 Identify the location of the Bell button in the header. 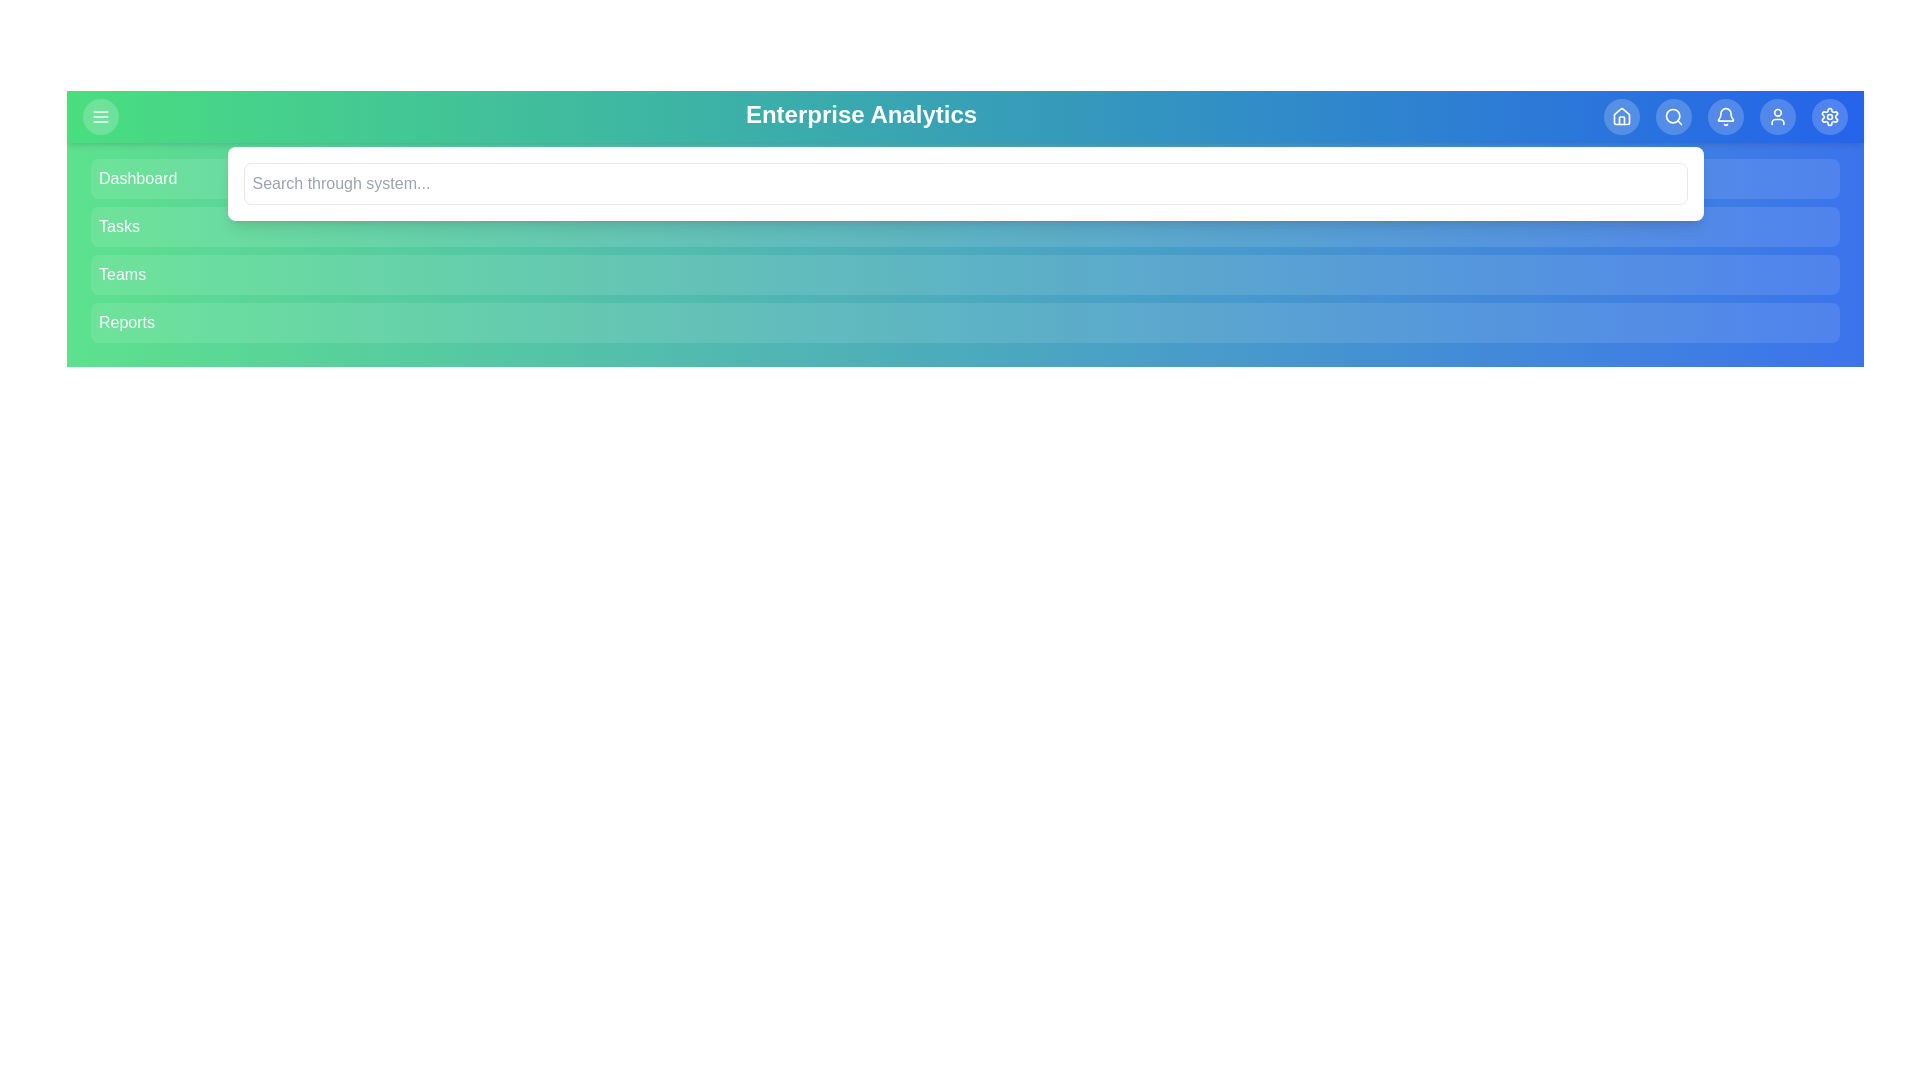
(1724, 116).